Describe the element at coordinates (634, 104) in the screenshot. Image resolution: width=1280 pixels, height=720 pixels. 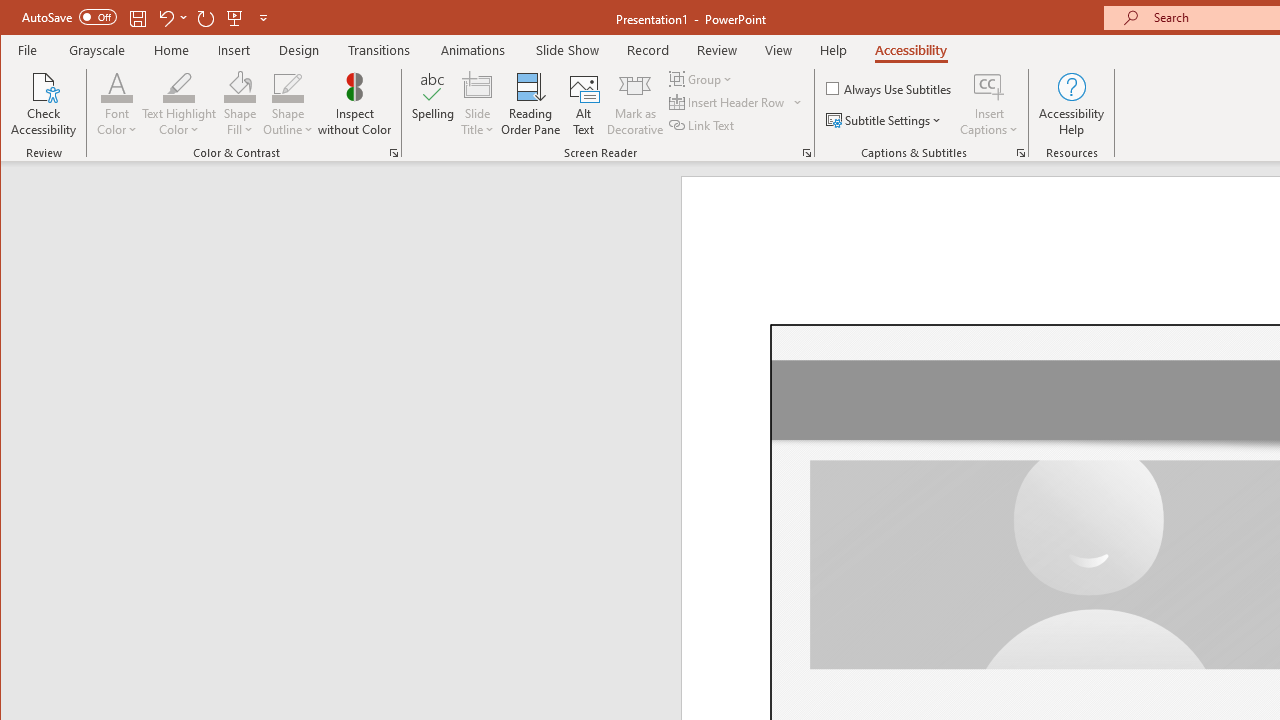
I see `'Mark as Decorative'` at that location.